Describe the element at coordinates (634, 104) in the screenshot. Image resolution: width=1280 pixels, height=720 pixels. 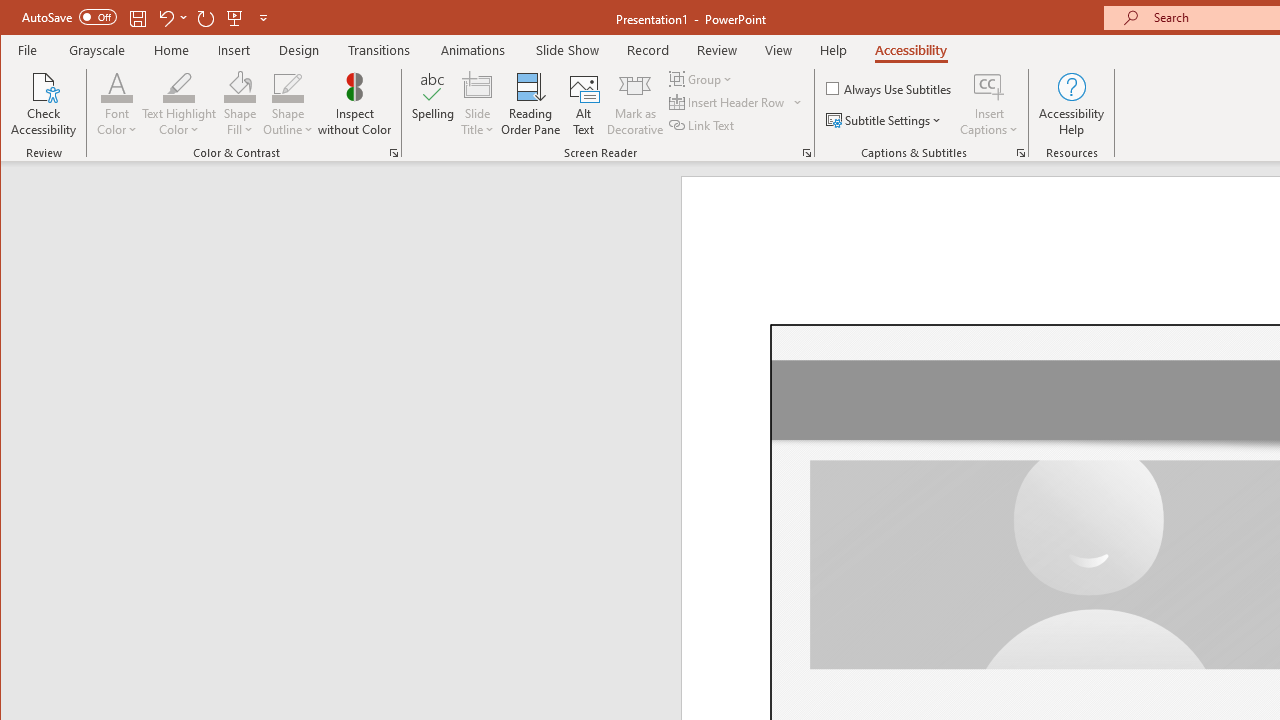
I see `'Mark as Decorative'` at that location.